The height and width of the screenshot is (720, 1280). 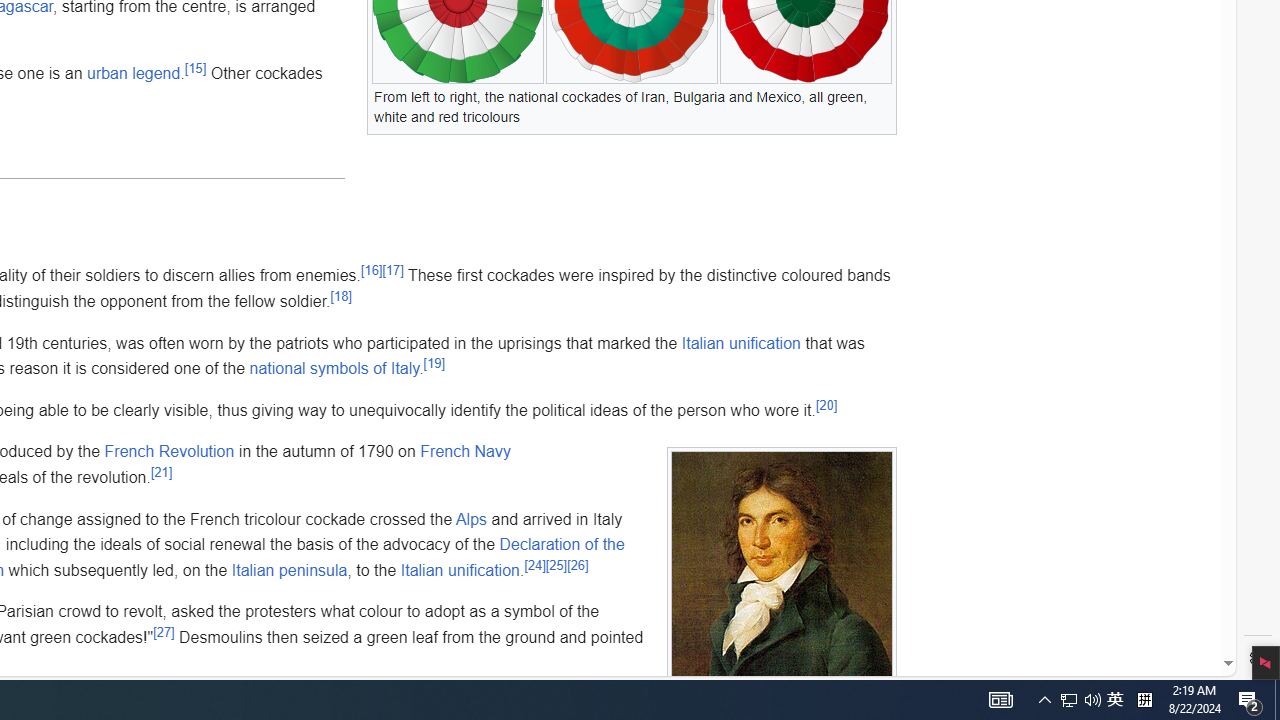 I want to click on '[18]', so click(x=341, y=295).